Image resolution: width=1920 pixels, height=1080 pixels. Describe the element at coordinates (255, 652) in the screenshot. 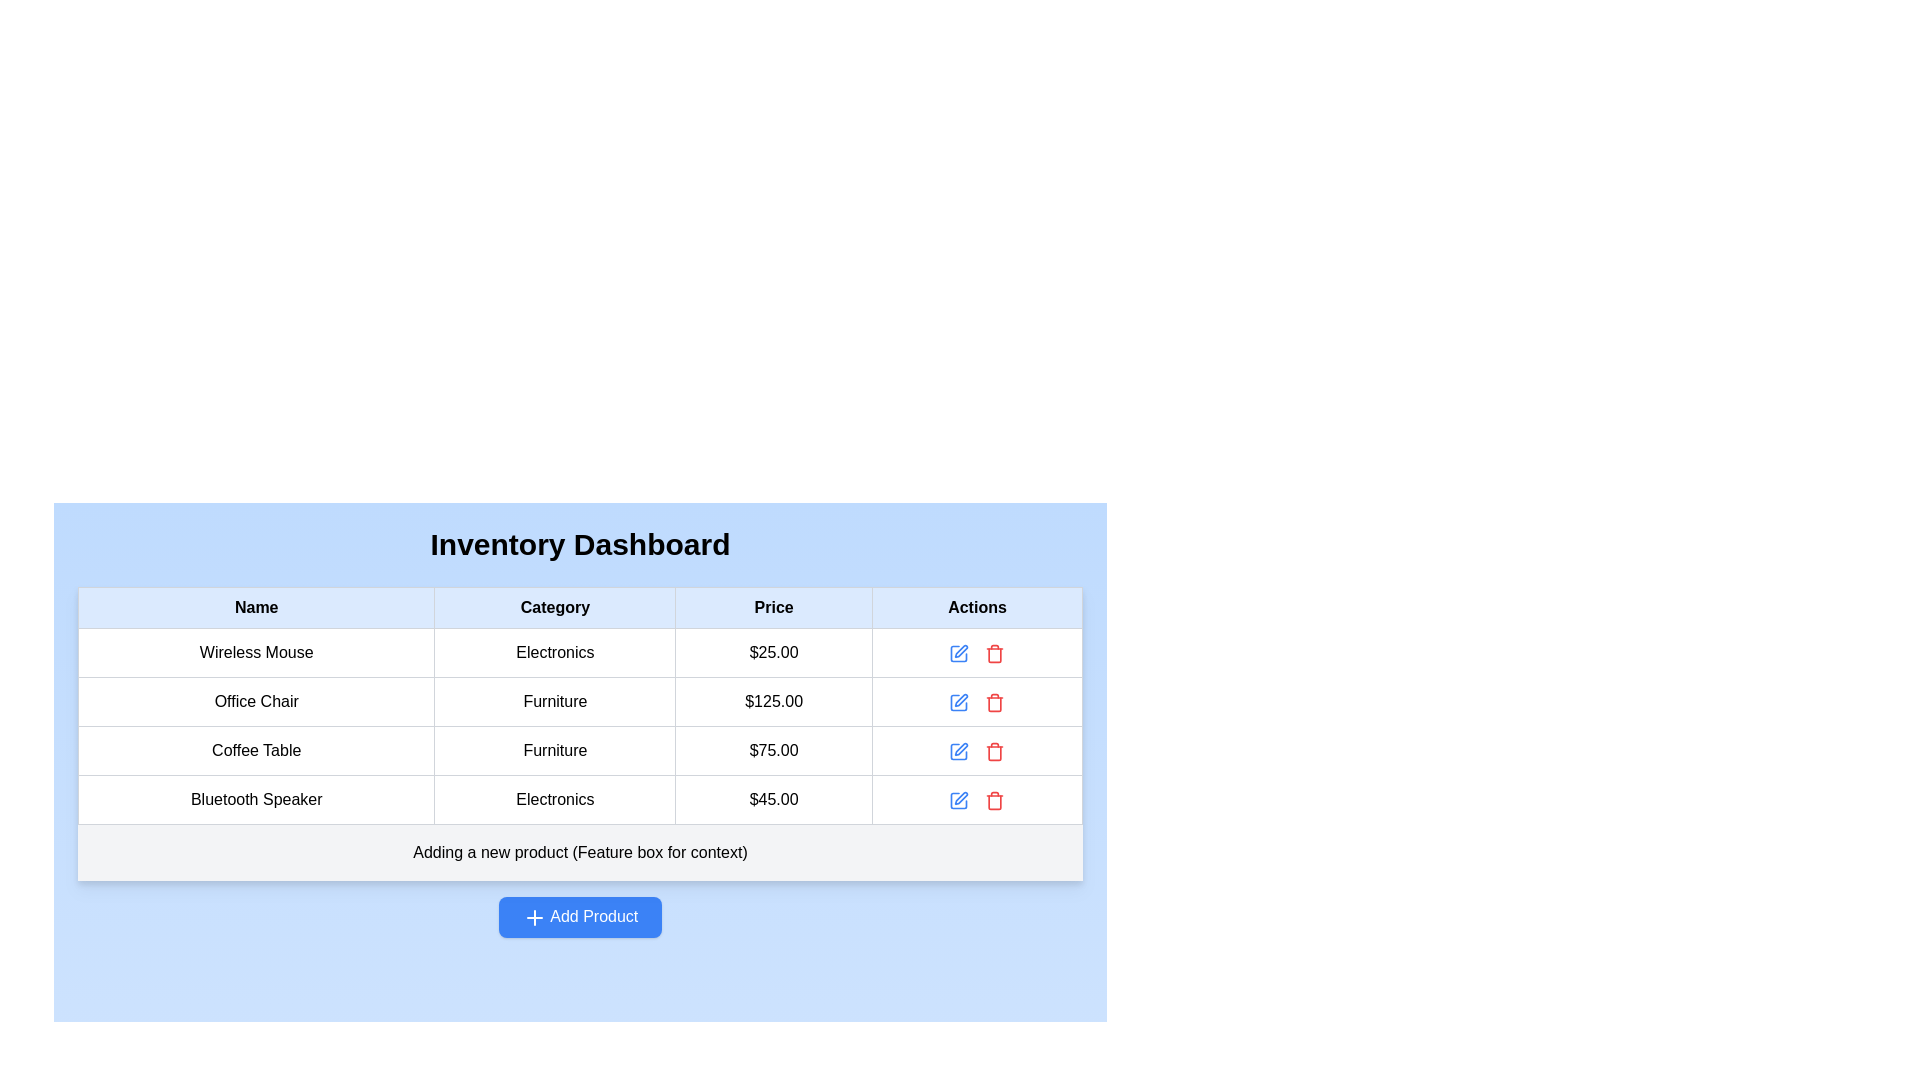

I see `the Text label displaying the inventory item 'Wireless Mouse' in the first row and first column of the table` at that location.